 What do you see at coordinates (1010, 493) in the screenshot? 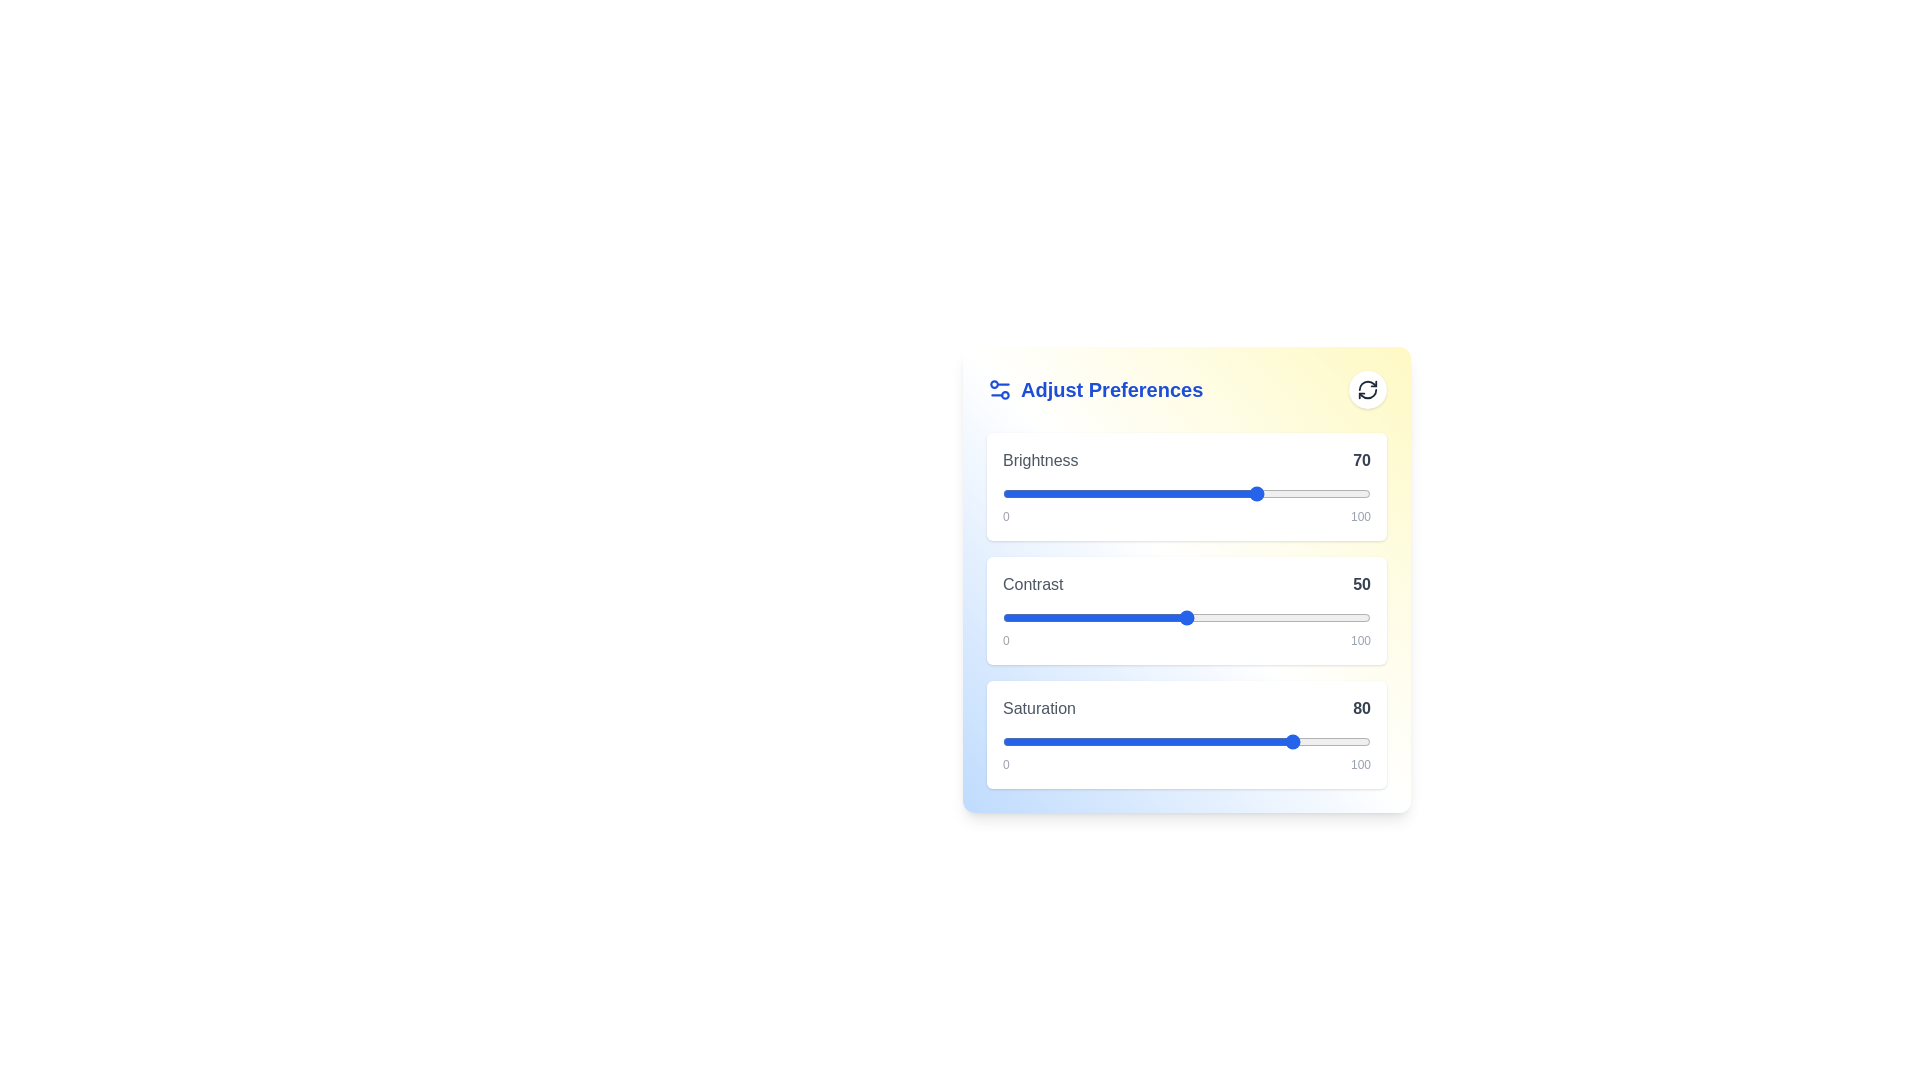
I see `brightness` at bounding box center [1010, 493].